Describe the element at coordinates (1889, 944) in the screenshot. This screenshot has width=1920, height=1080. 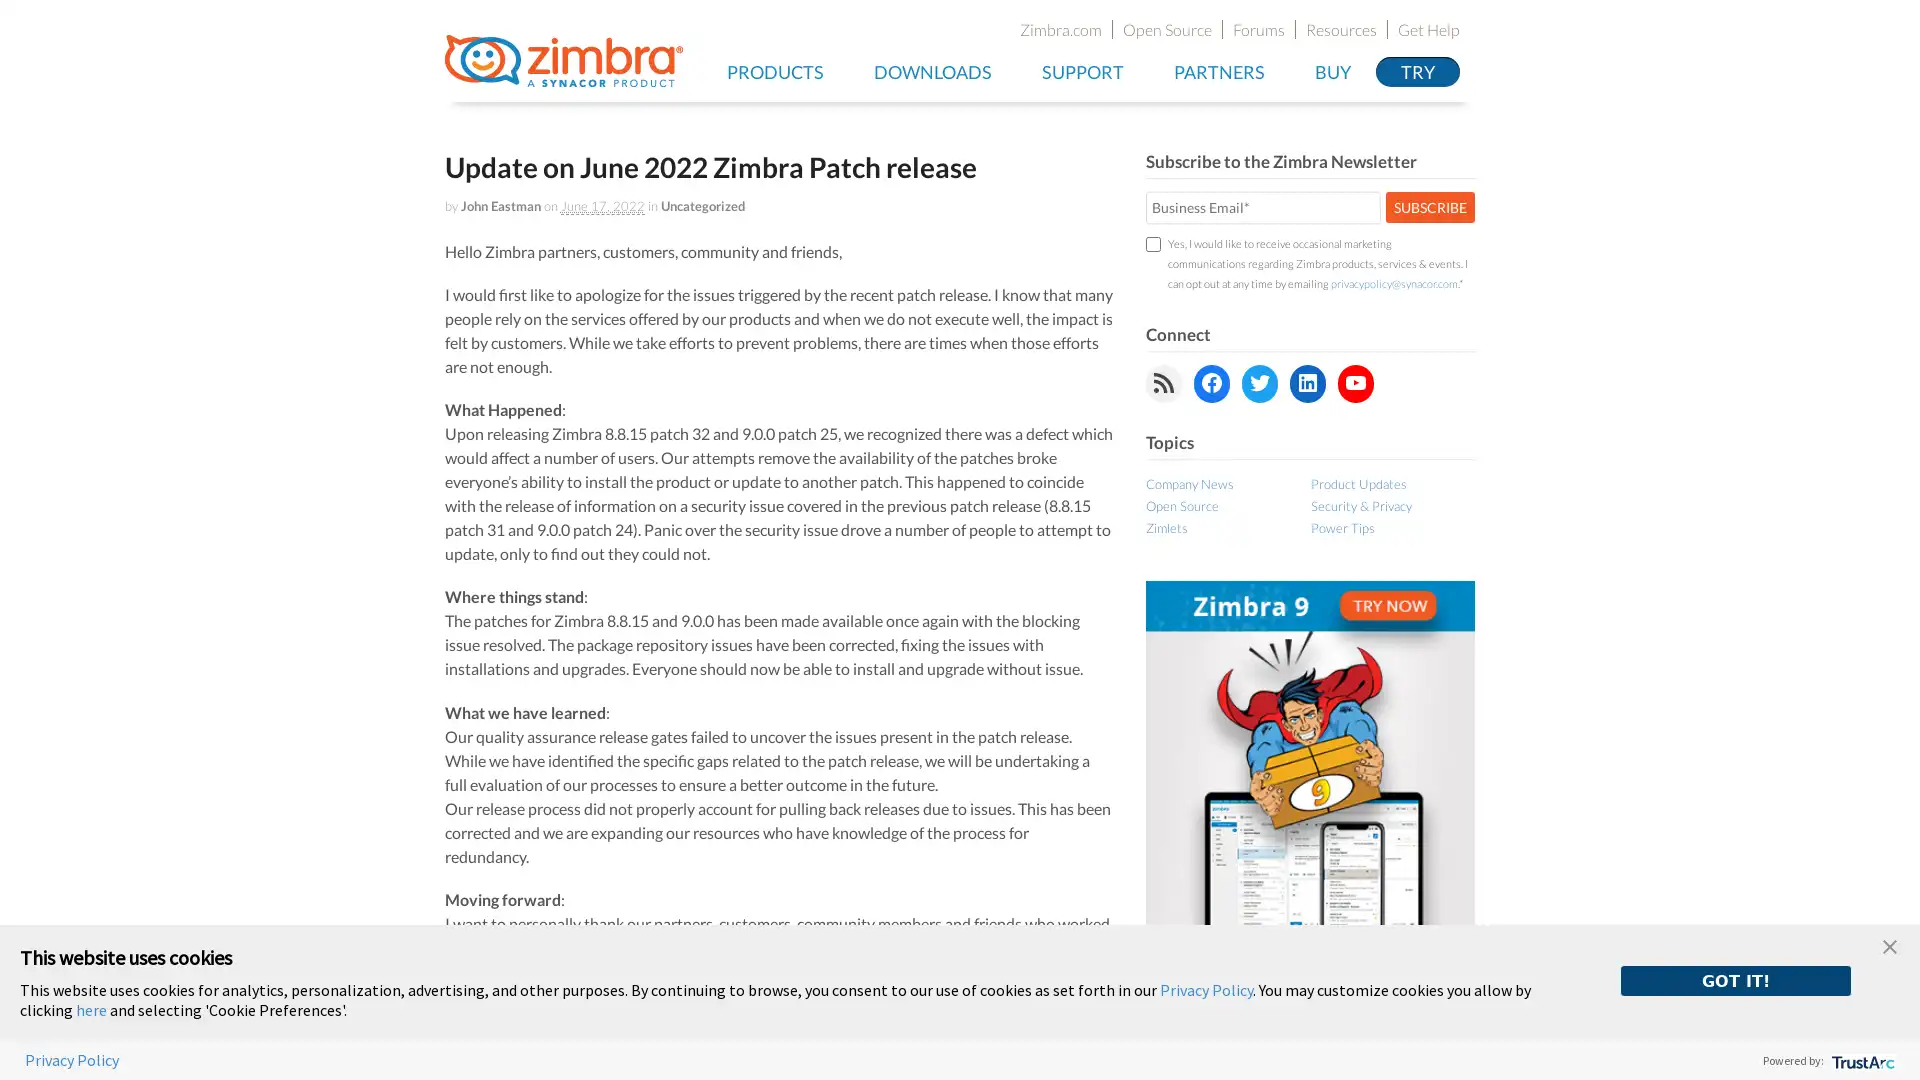
I see `close banner` at that location.